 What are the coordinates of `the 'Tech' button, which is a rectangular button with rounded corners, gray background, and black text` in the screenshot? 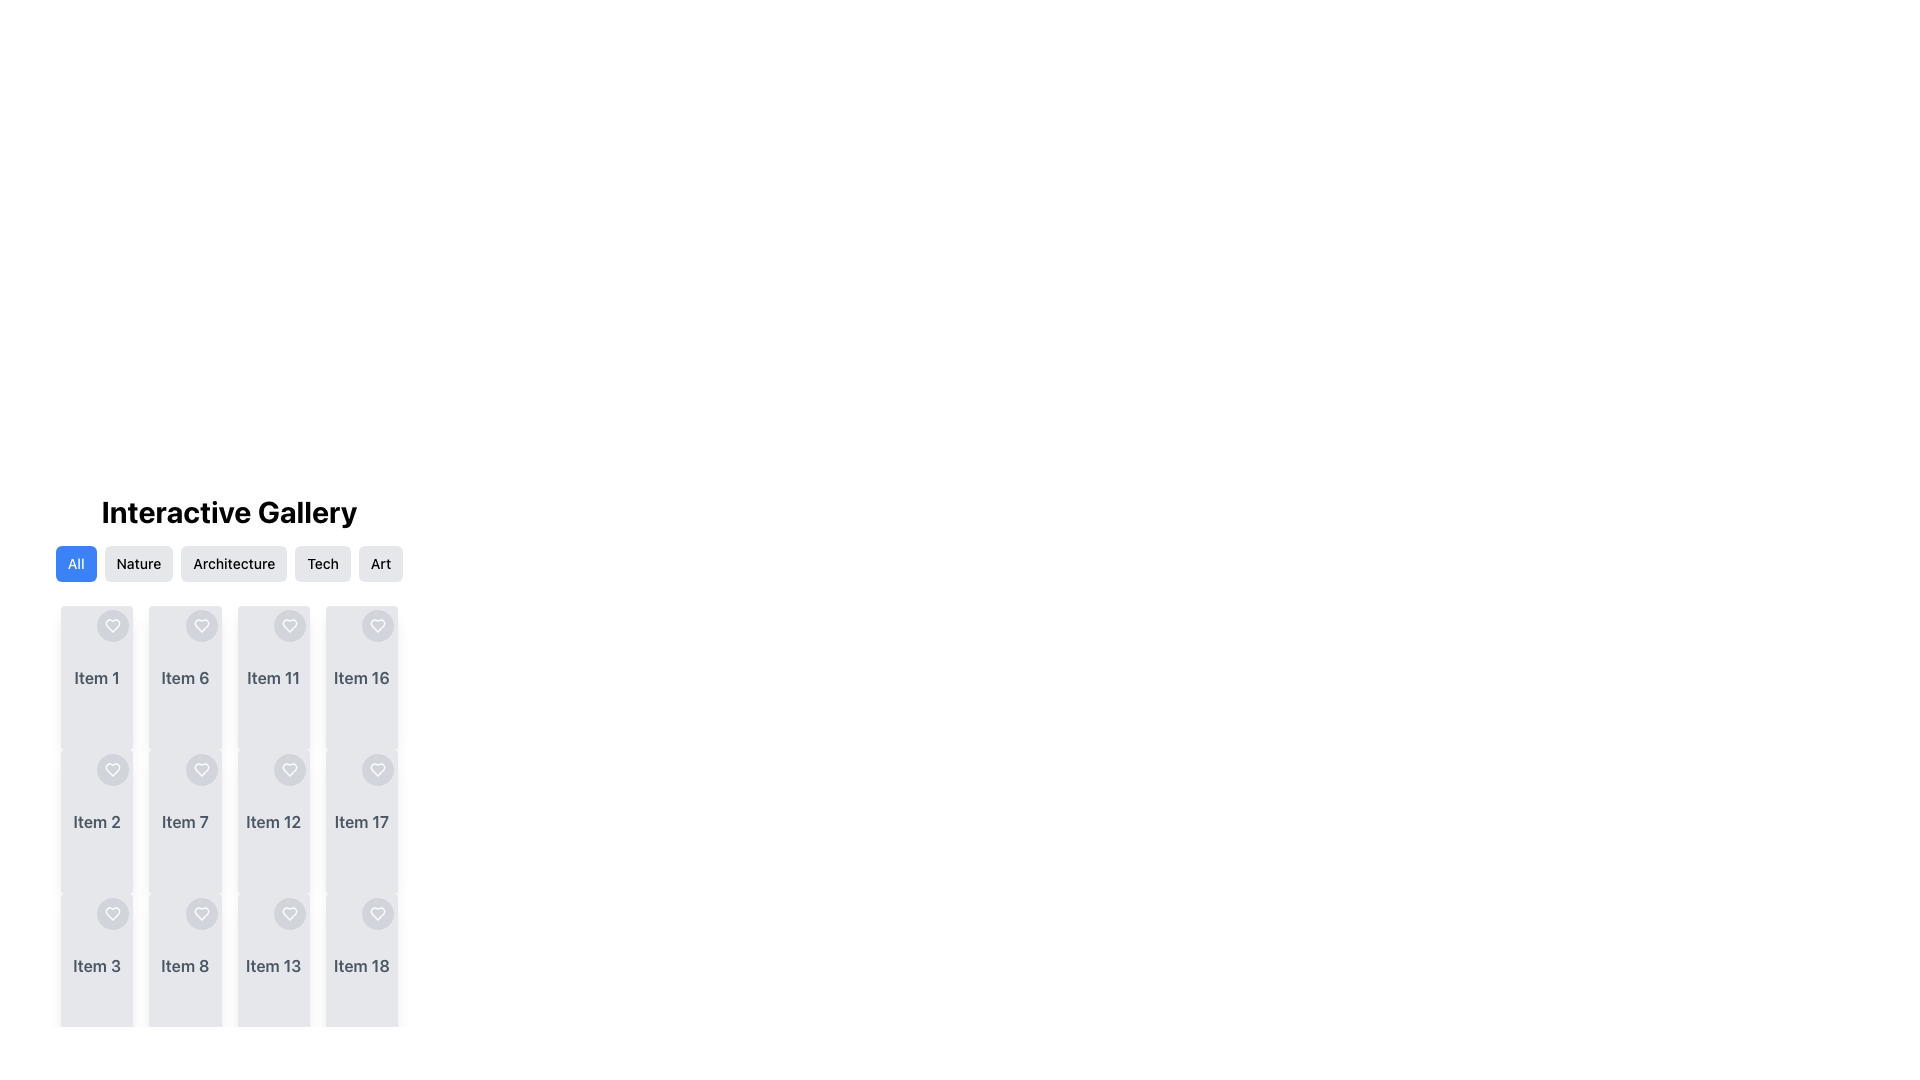 It's located at (323, 563).